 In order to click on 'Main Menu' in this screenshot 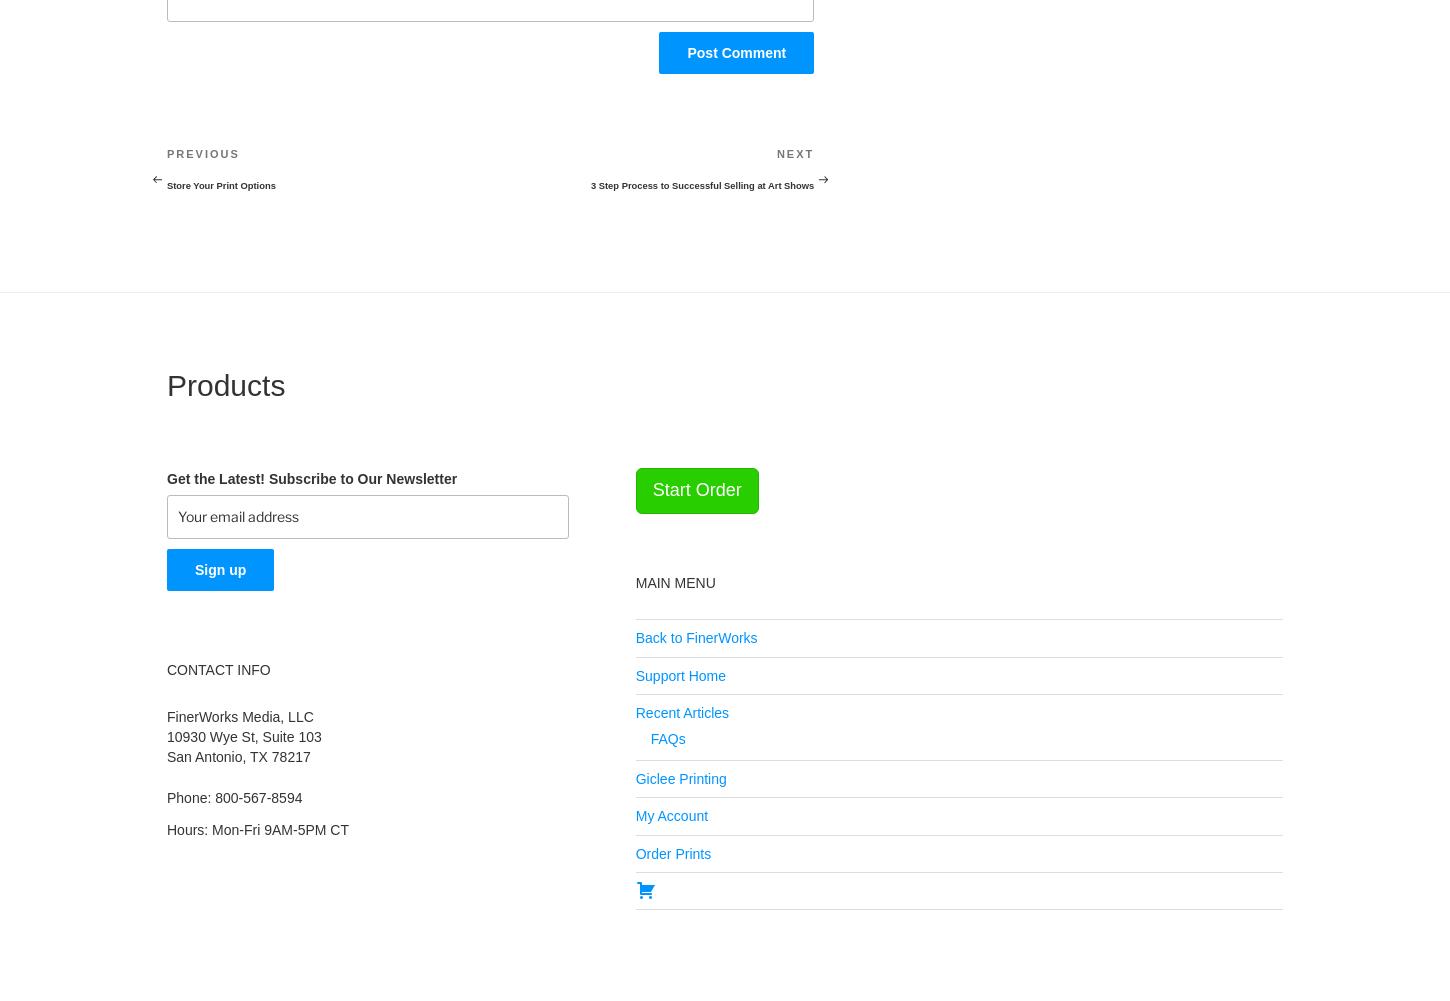, I will do `click(673, 581)`.